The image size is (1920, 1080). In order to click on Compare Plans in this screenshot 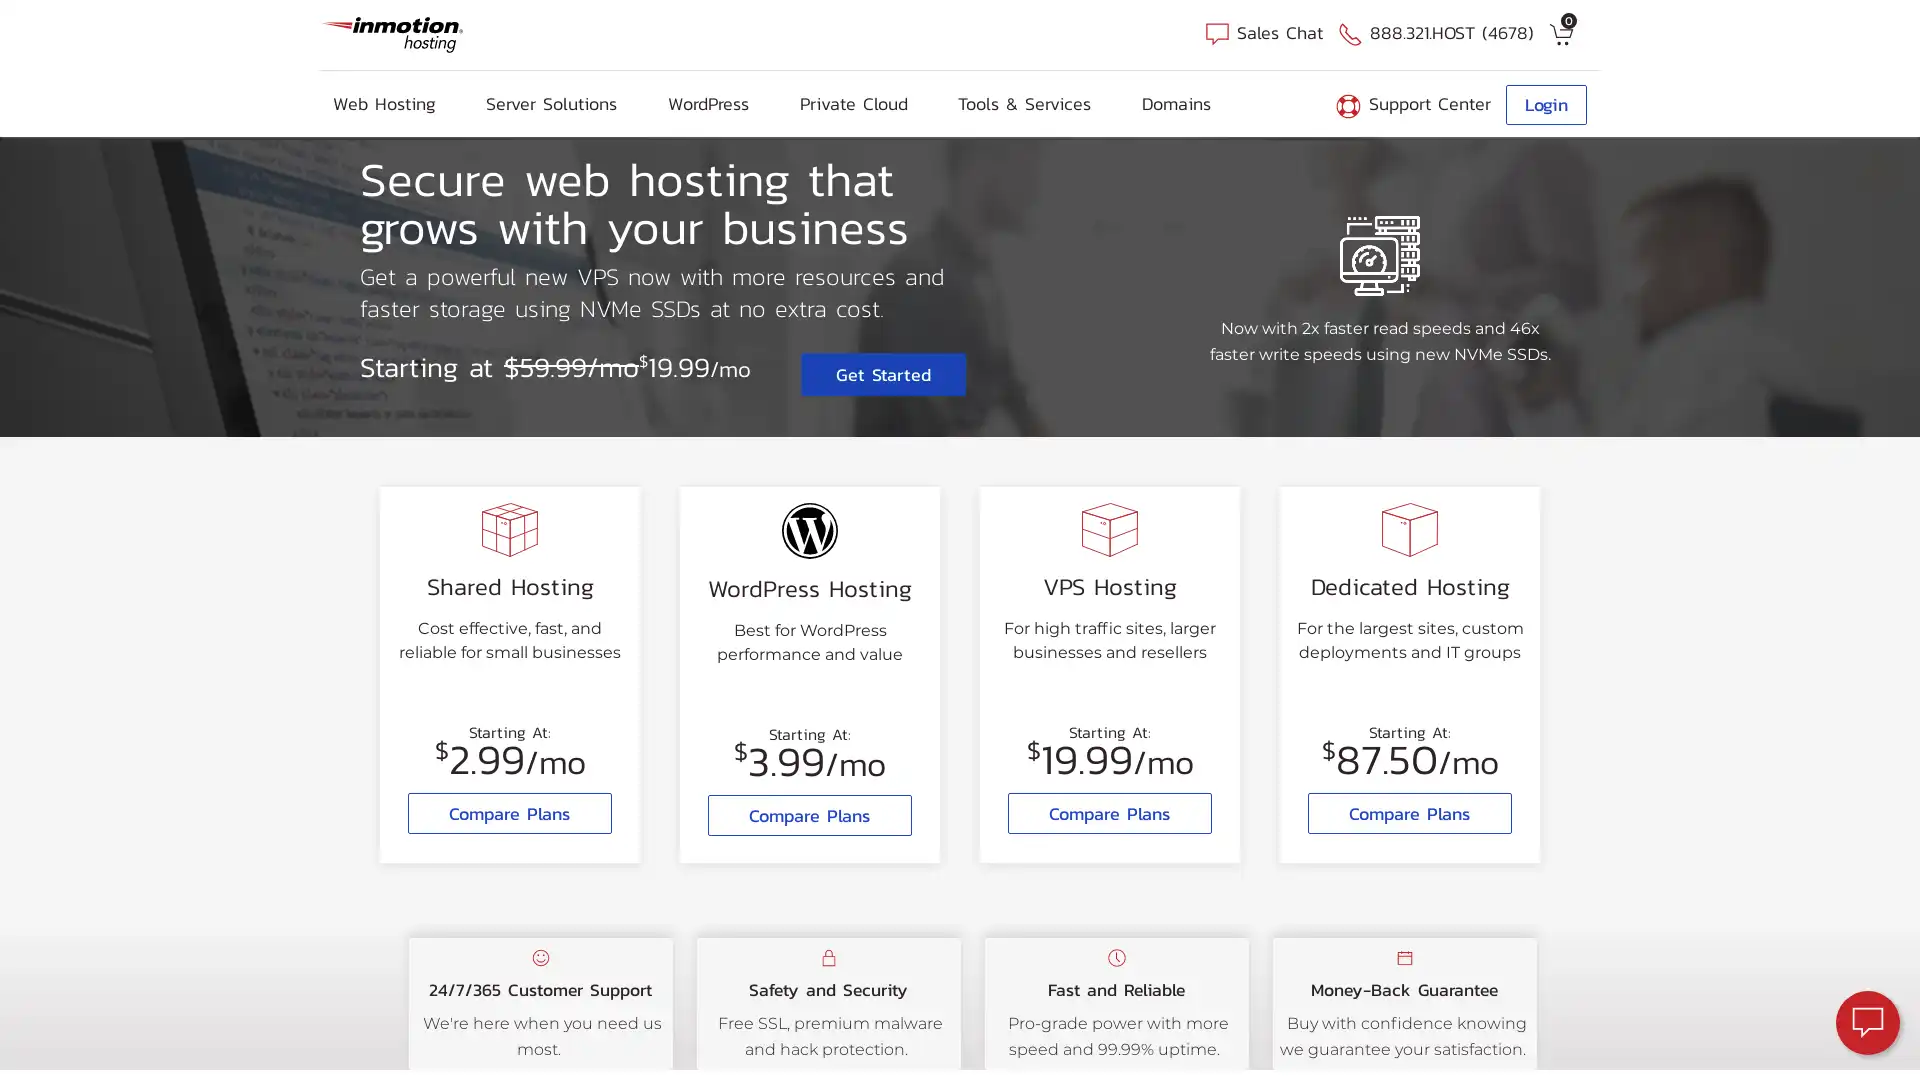, I will do `click(509, 813)`.